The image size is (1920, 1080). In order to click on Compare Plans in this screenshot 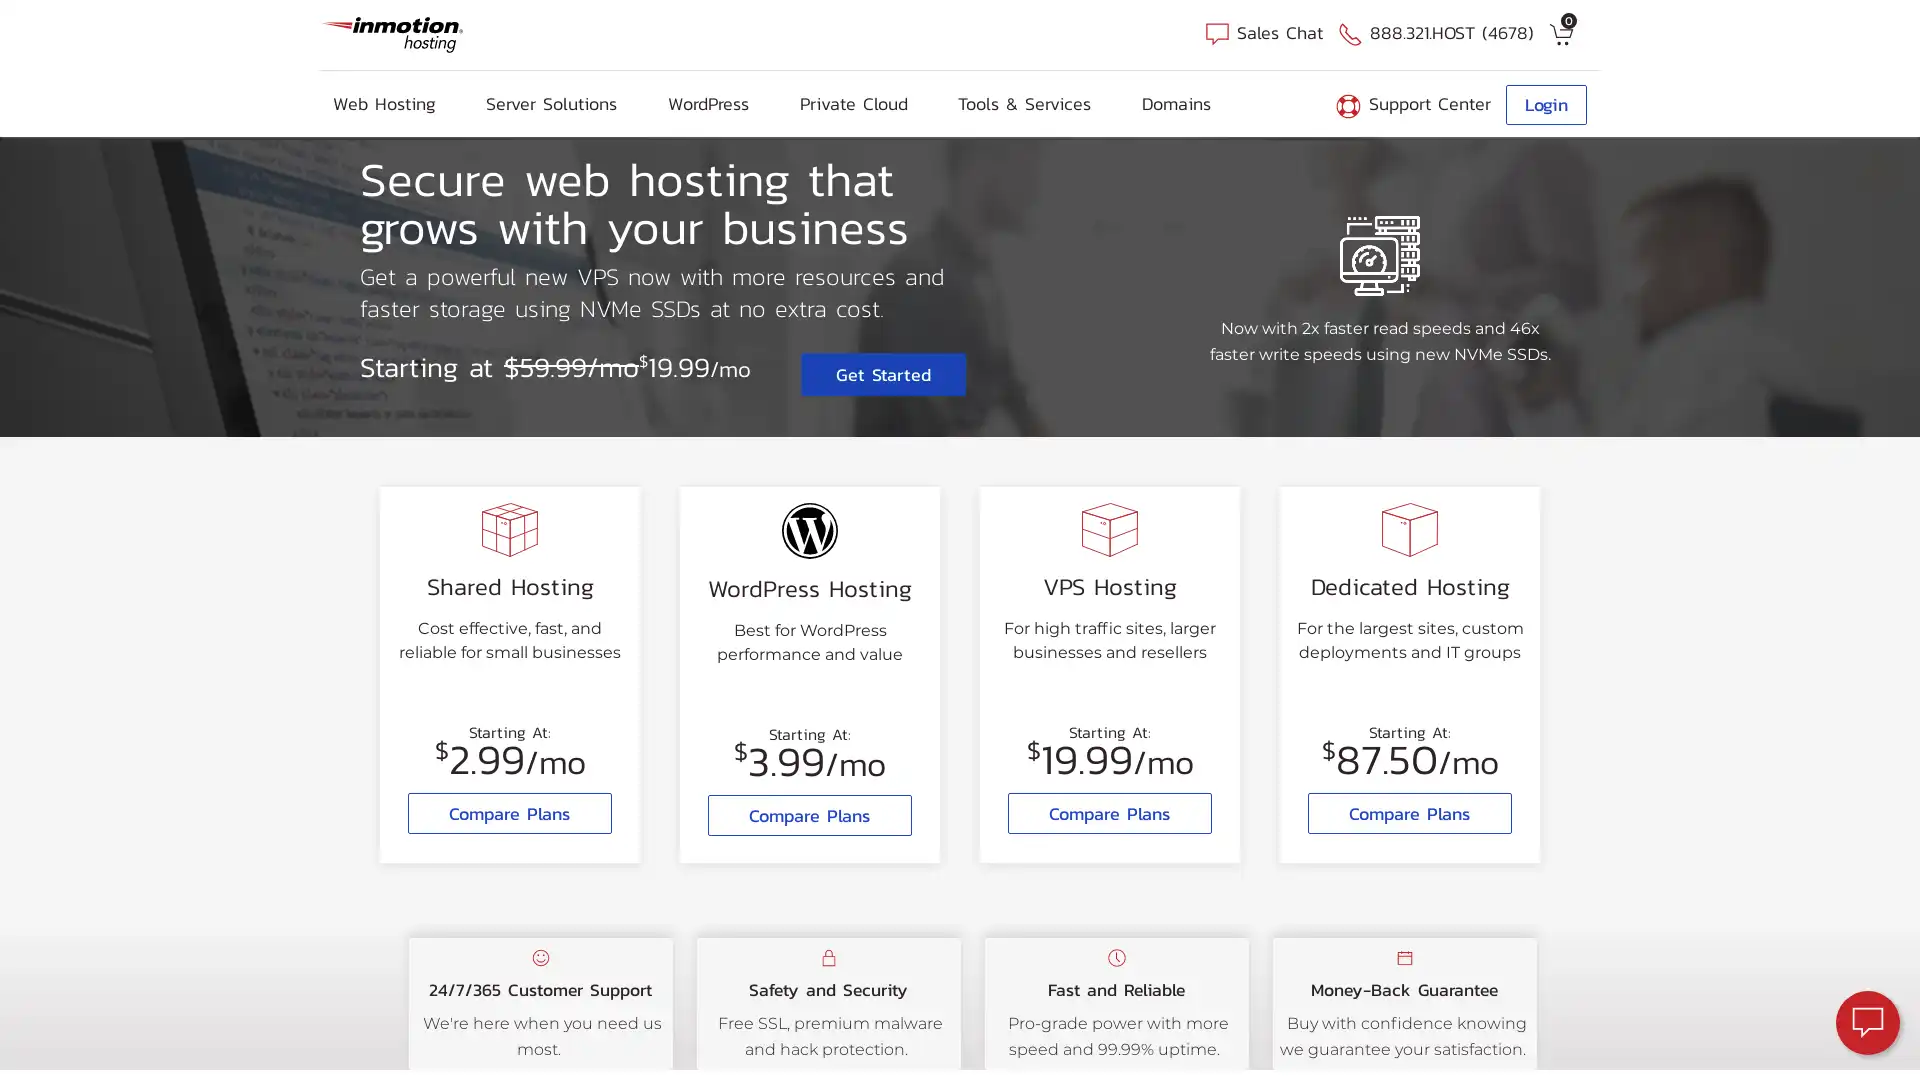, I will do `click(509, 813)`.